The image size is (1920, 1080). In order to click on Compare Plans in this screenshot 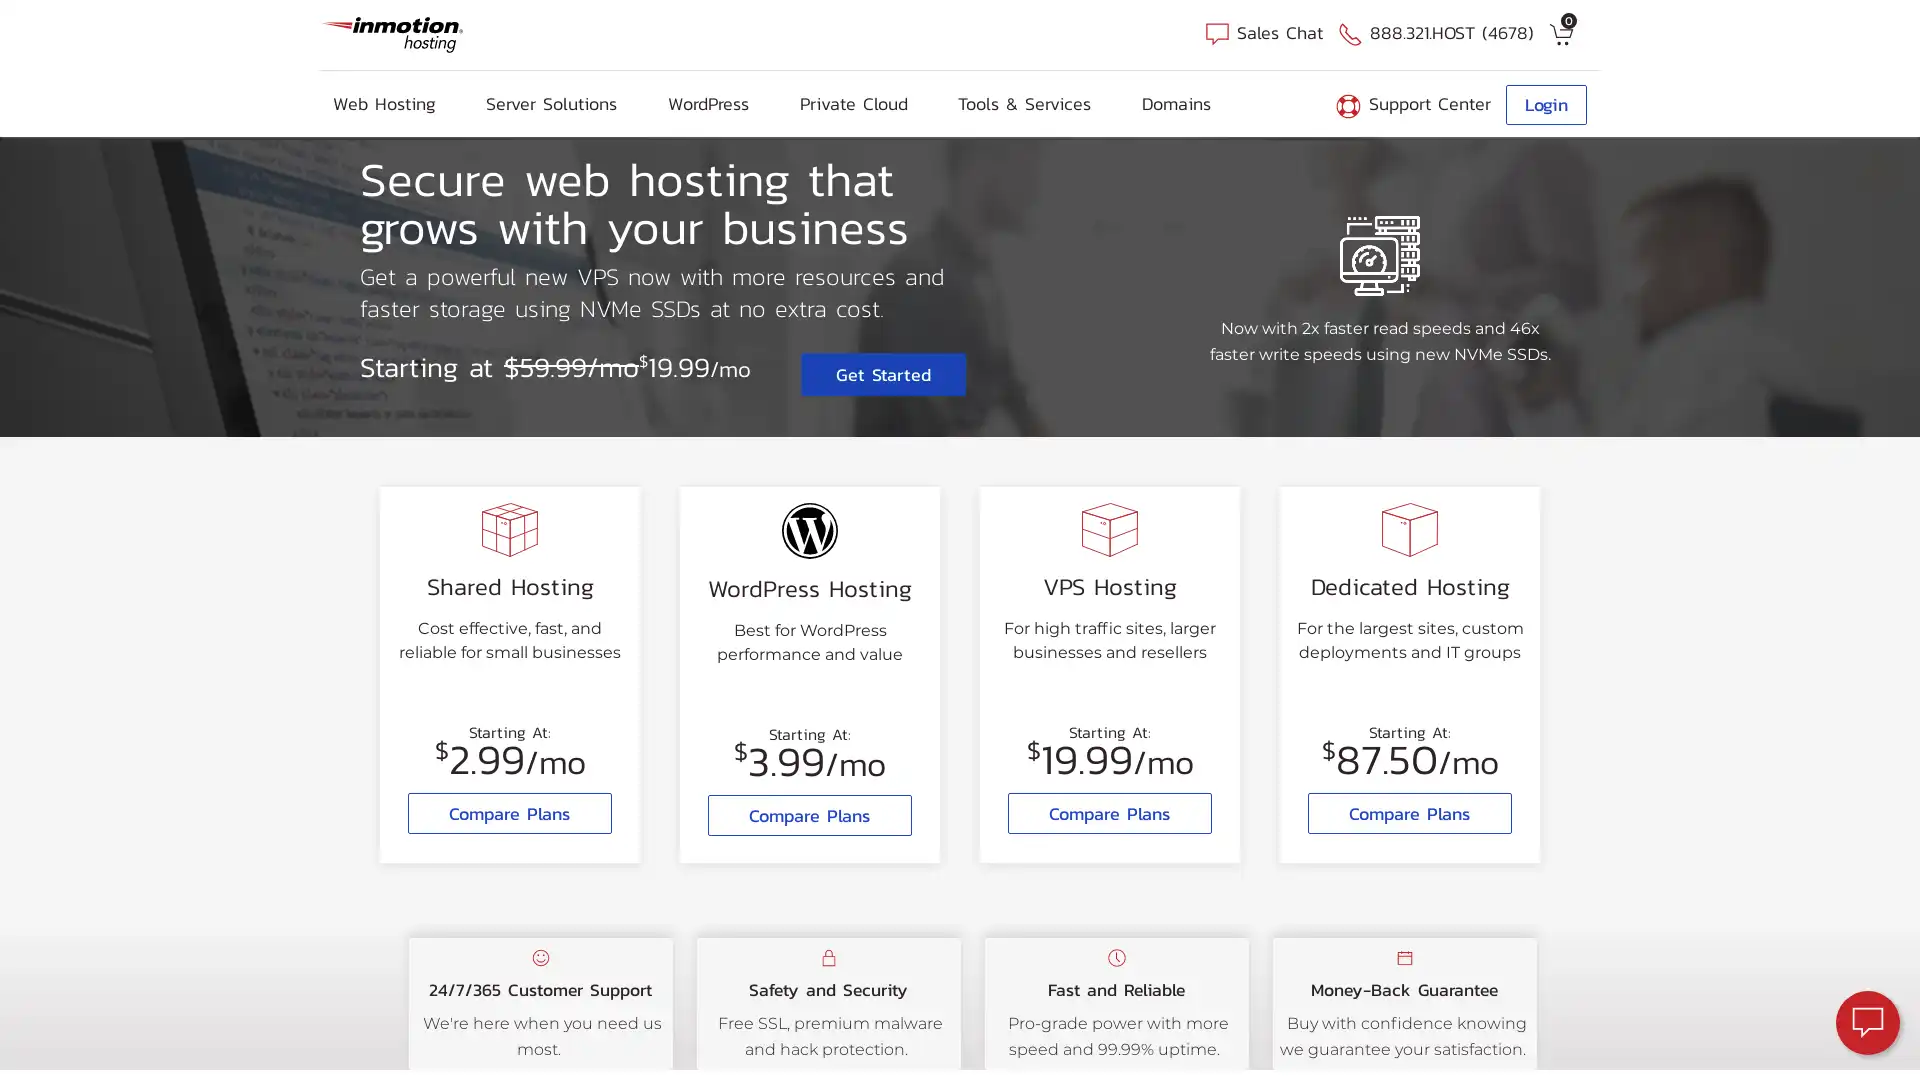, I will do `click(509, 813)`.